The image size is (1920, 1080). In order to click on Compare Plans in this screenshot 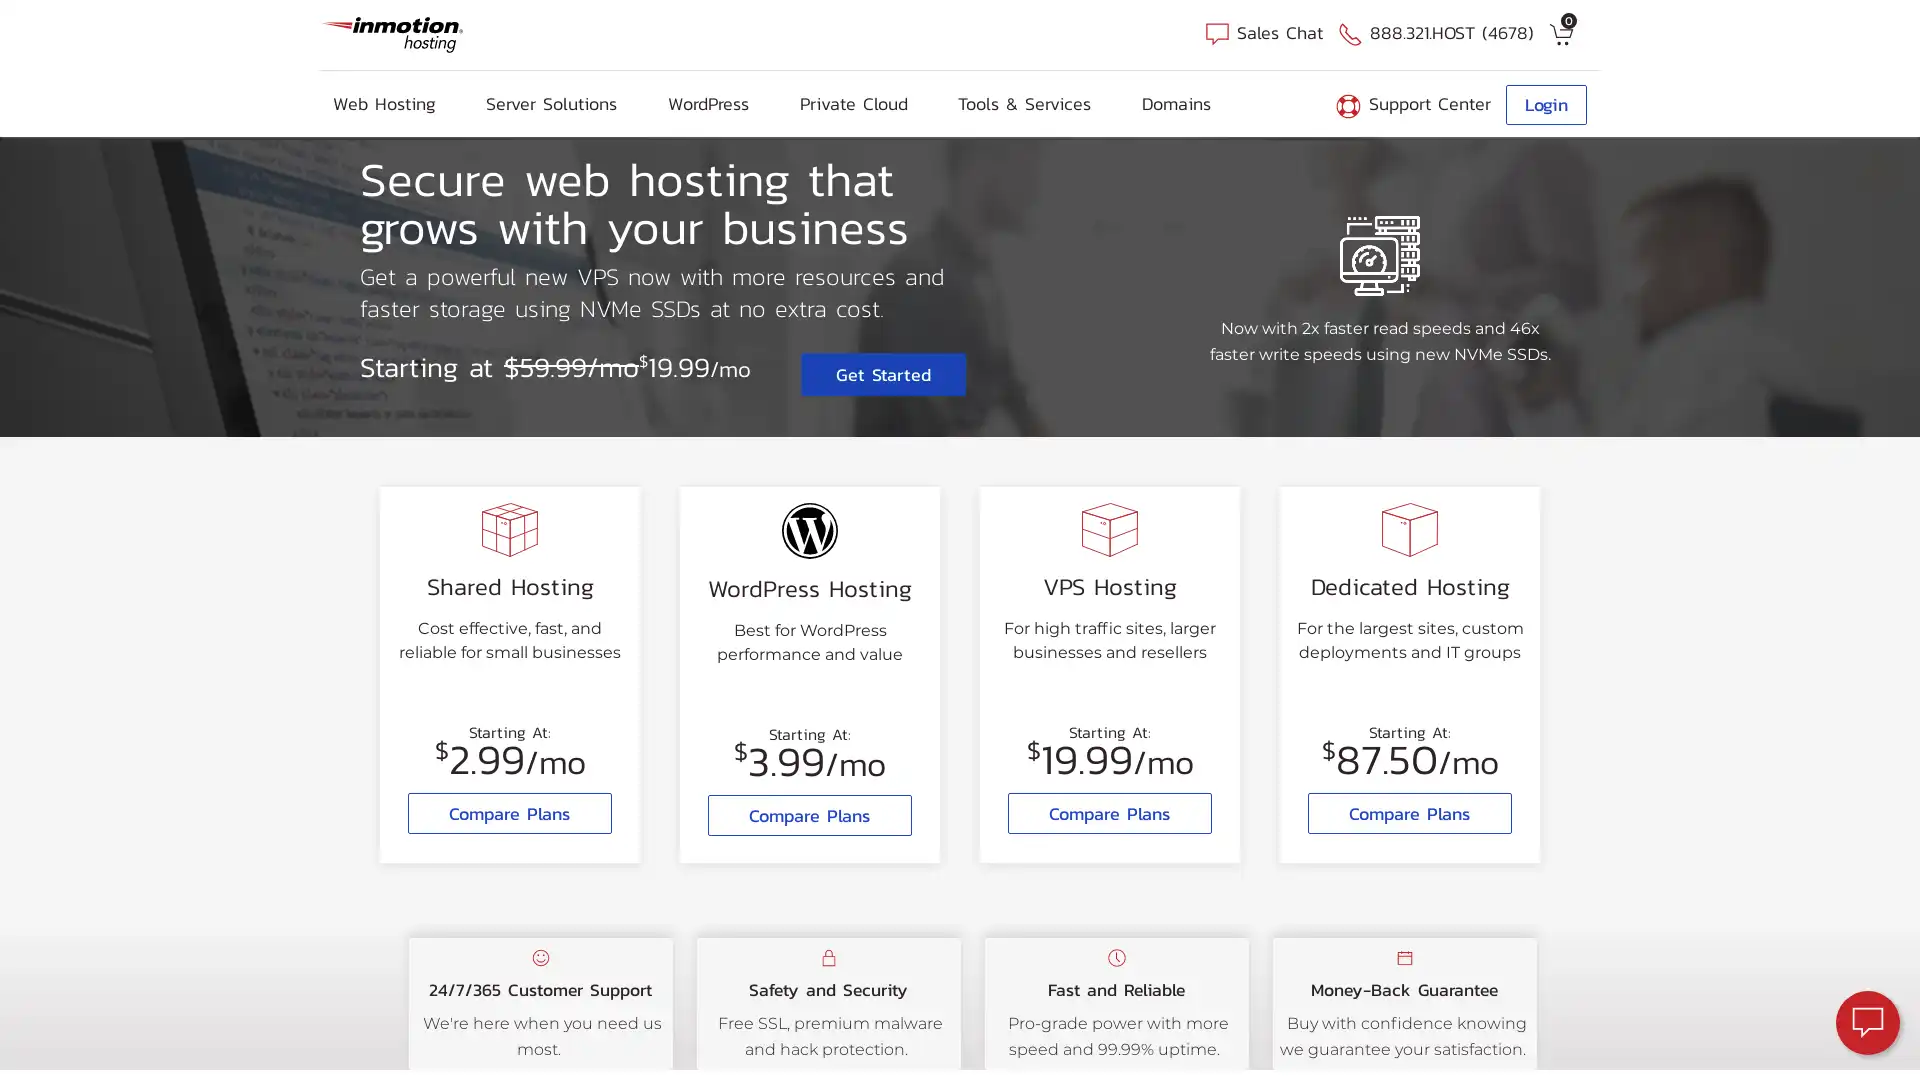, I will do `click(509, 813)`.